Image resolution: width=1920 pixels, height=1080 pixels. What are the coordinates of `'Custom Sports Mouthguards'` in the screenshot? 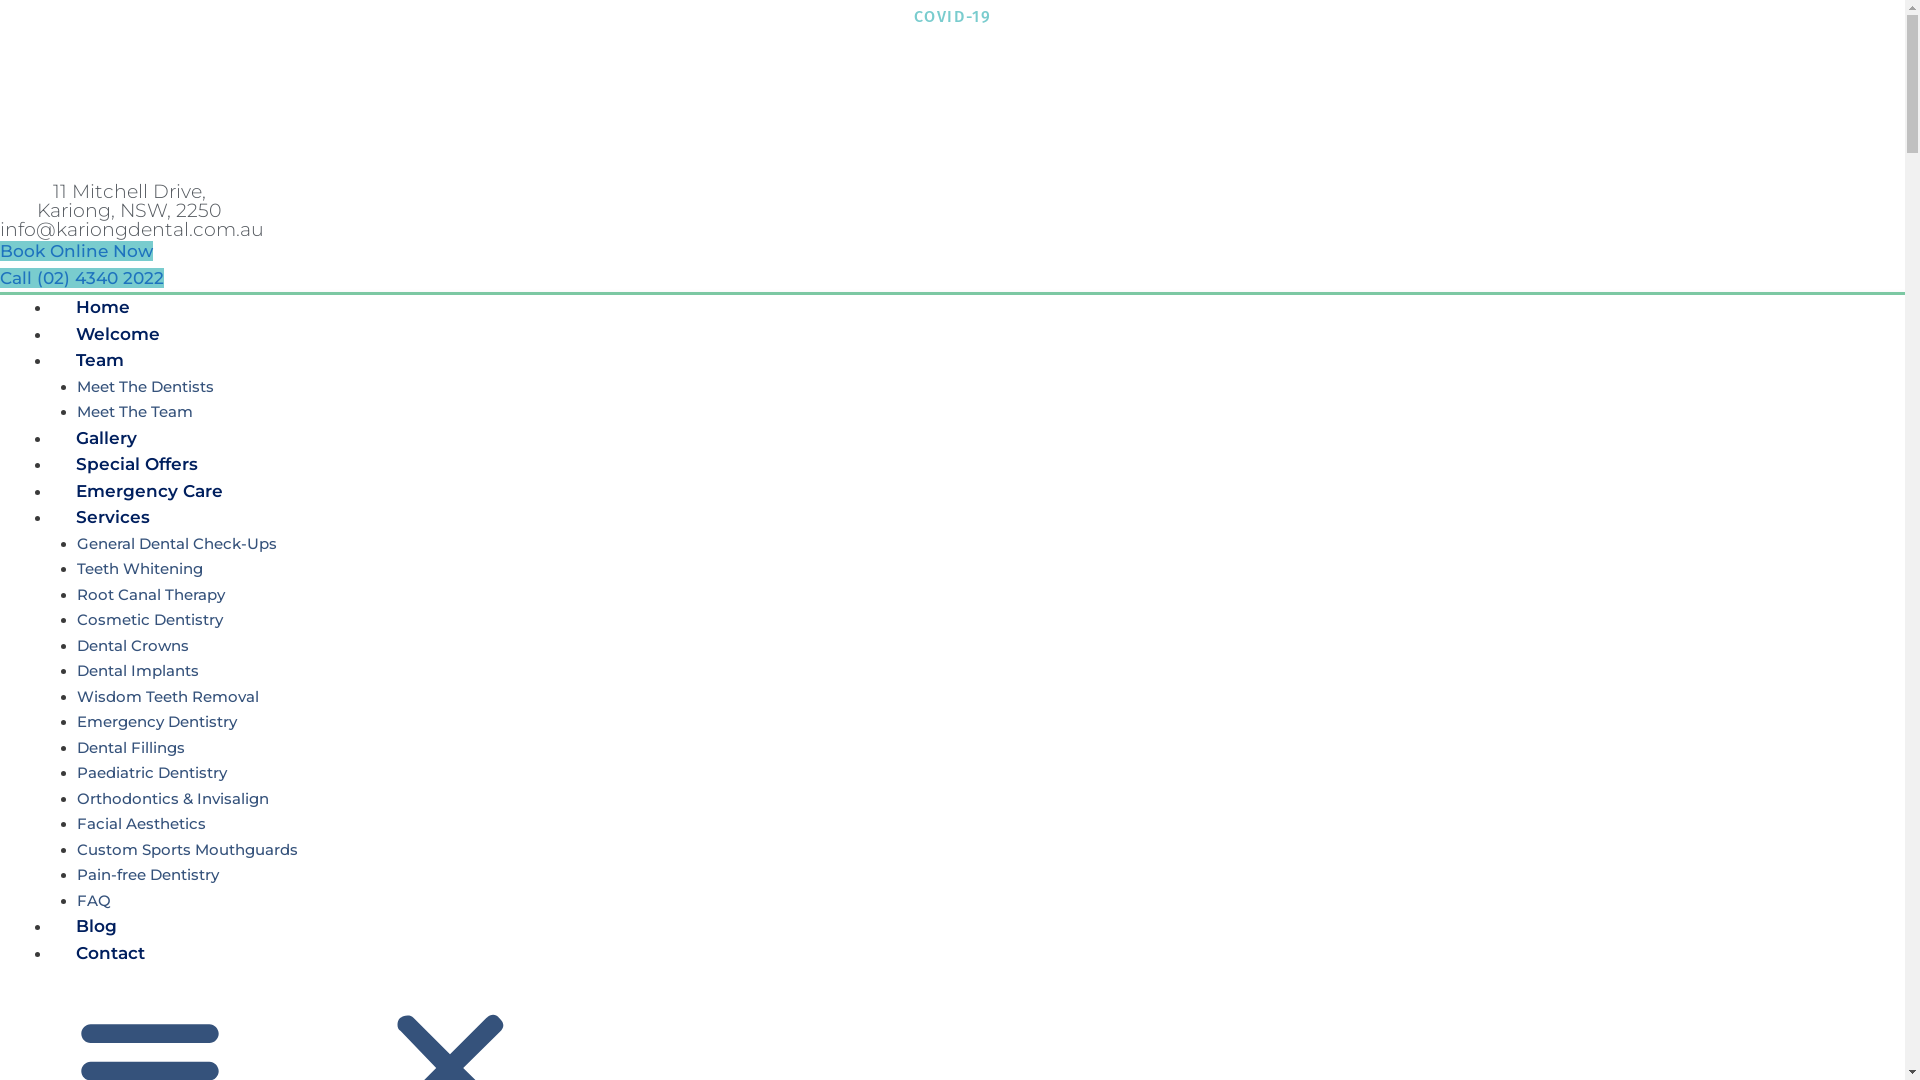 It's located at (186, 849).